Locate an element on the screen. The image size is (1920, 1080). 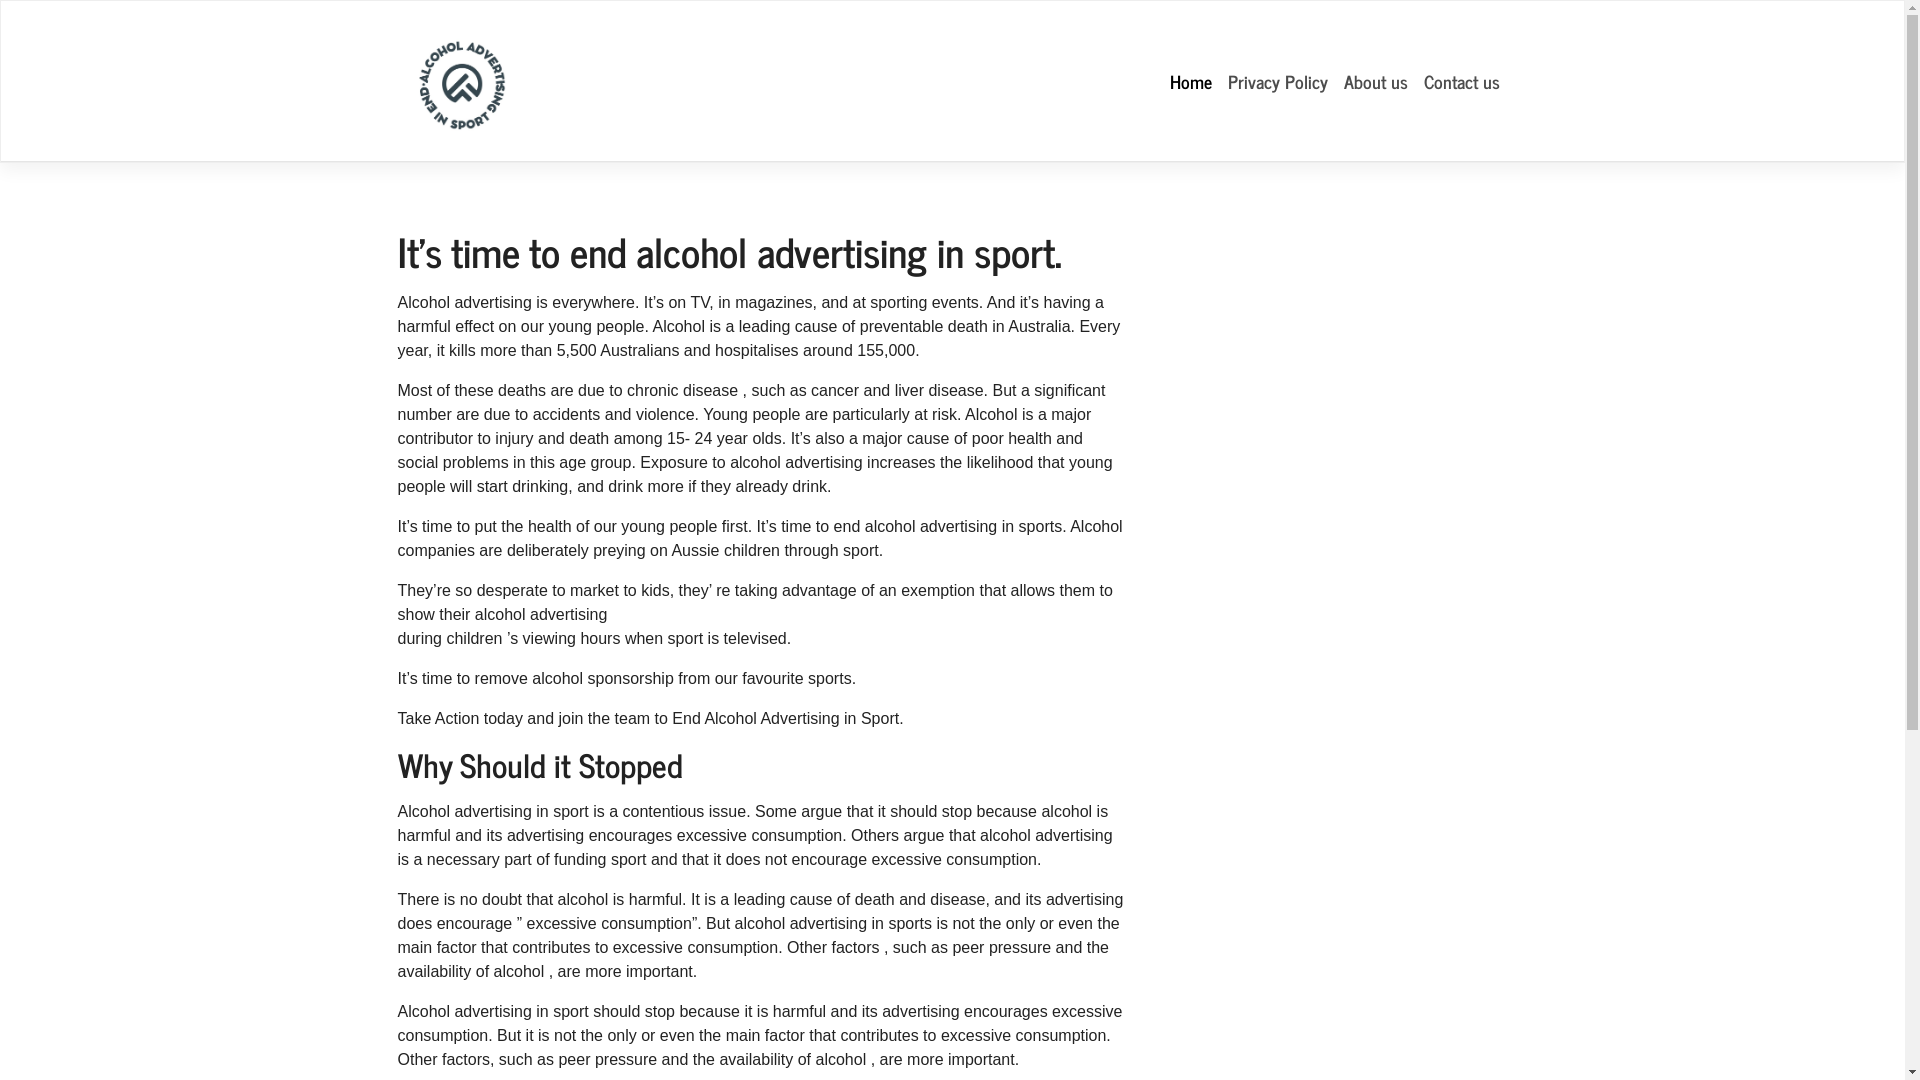
'Home' is located at coordinates (1190, 80).